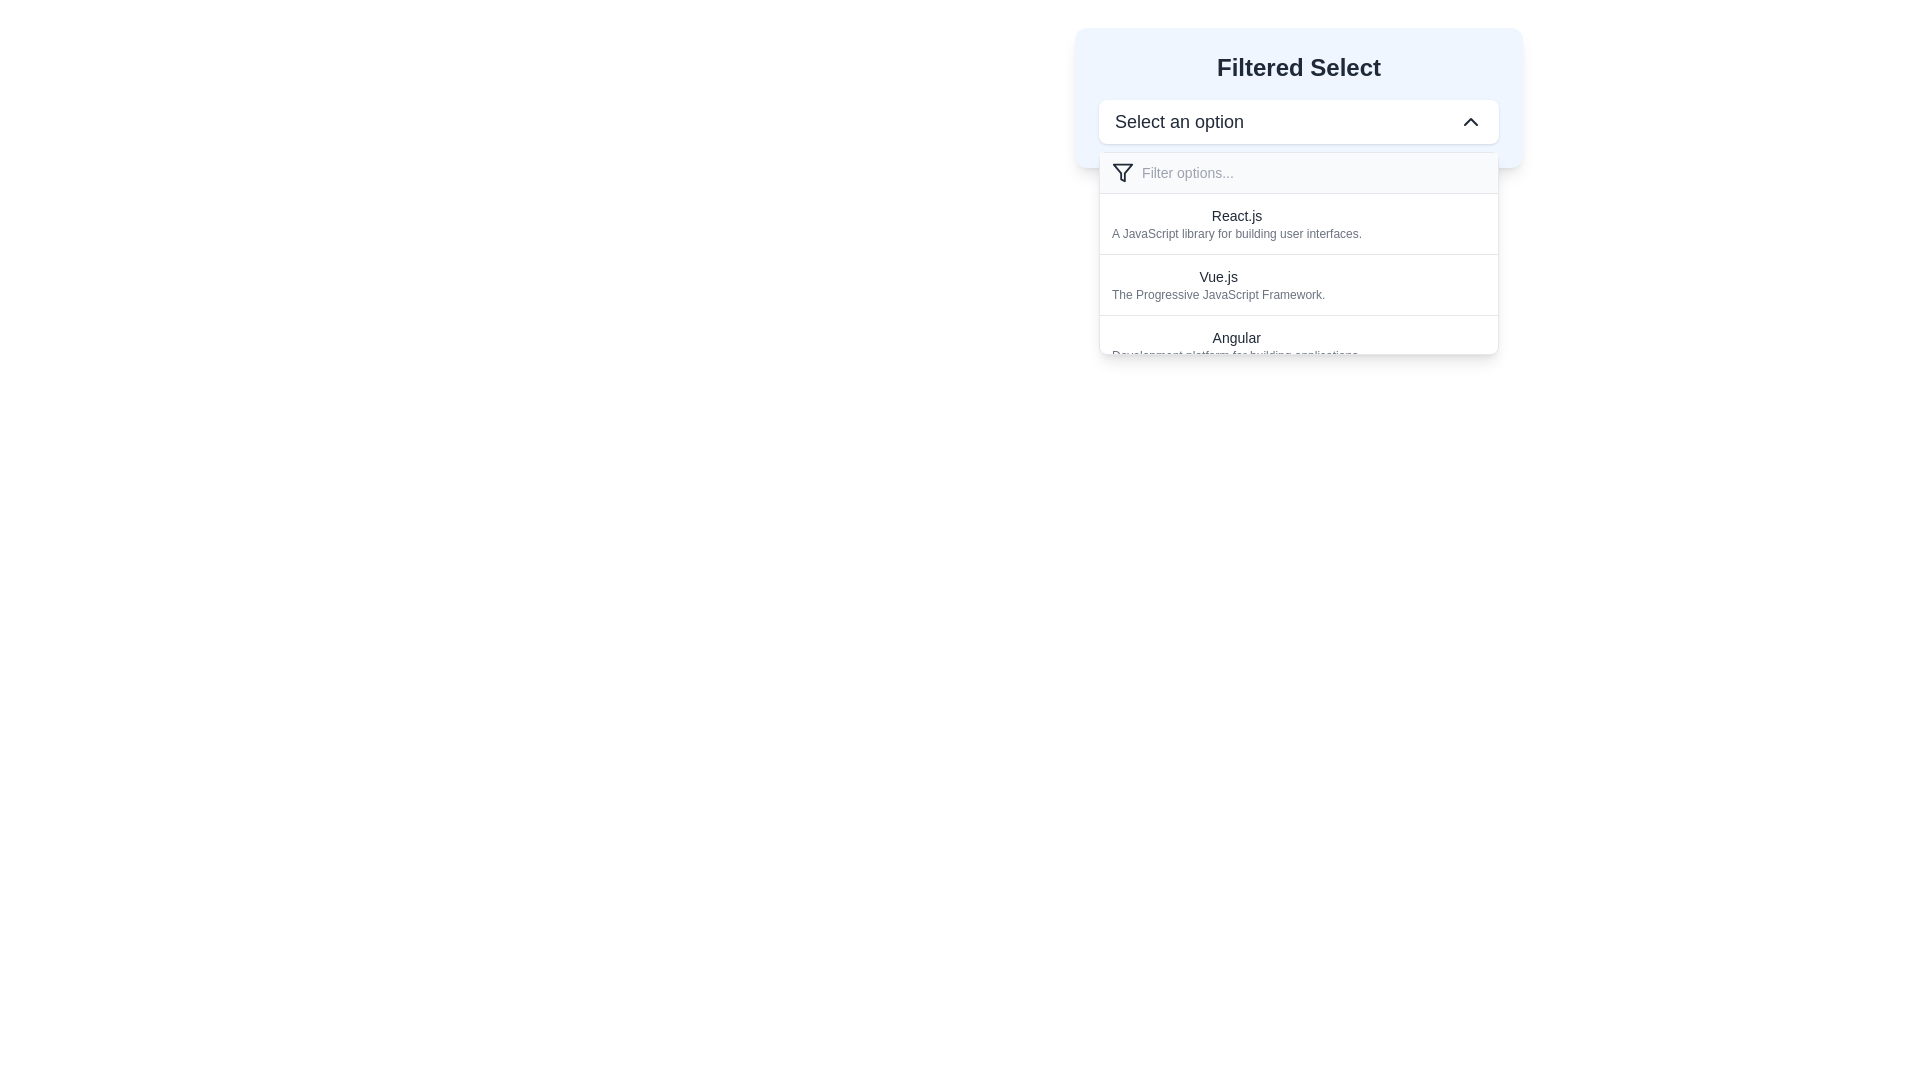  What do you see at coordinates (1299, 122) in the screenshot?
I see `the dropdown menu labeled 'Select an option' located just underneath the title 'Filtered Select'` at bounding box center [1299, 122].